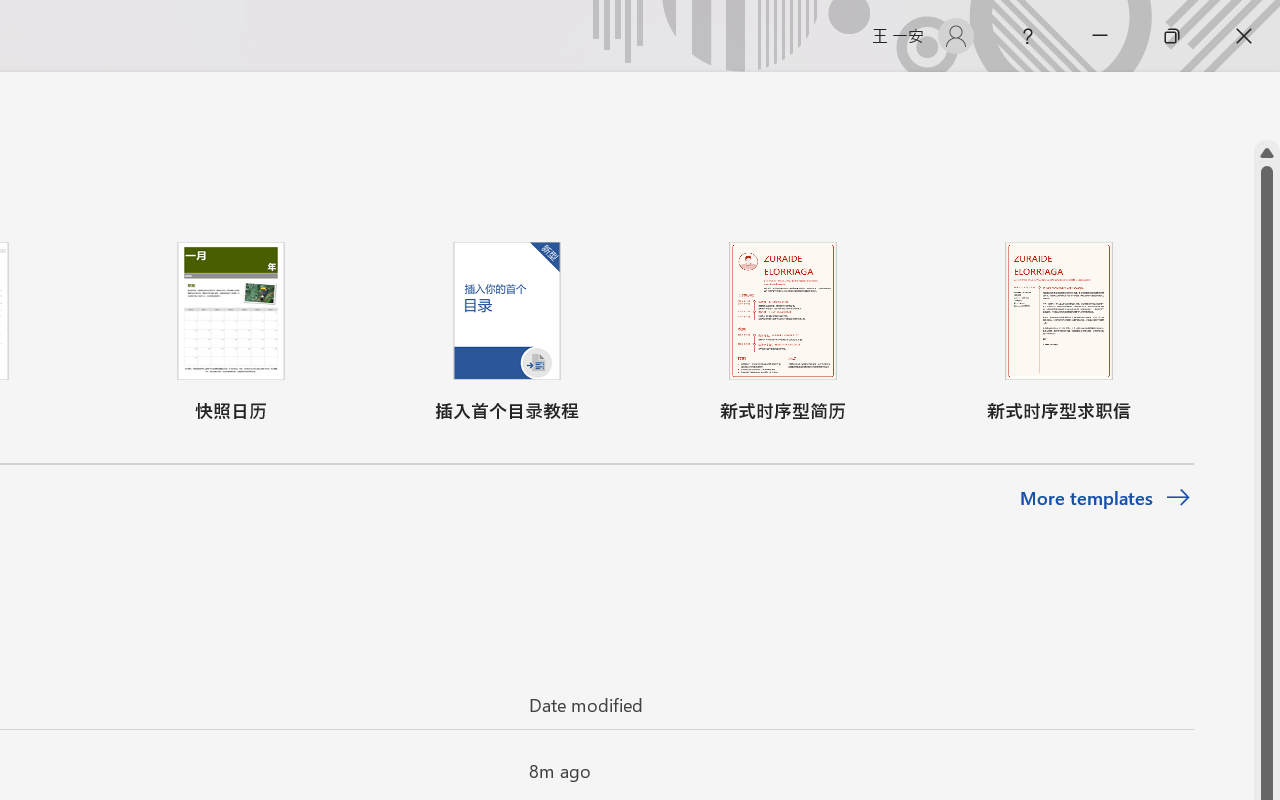 Image resolution: width=1280 pixels, height=800 pixels. I want to click on 'Close', so click(1243, 35).